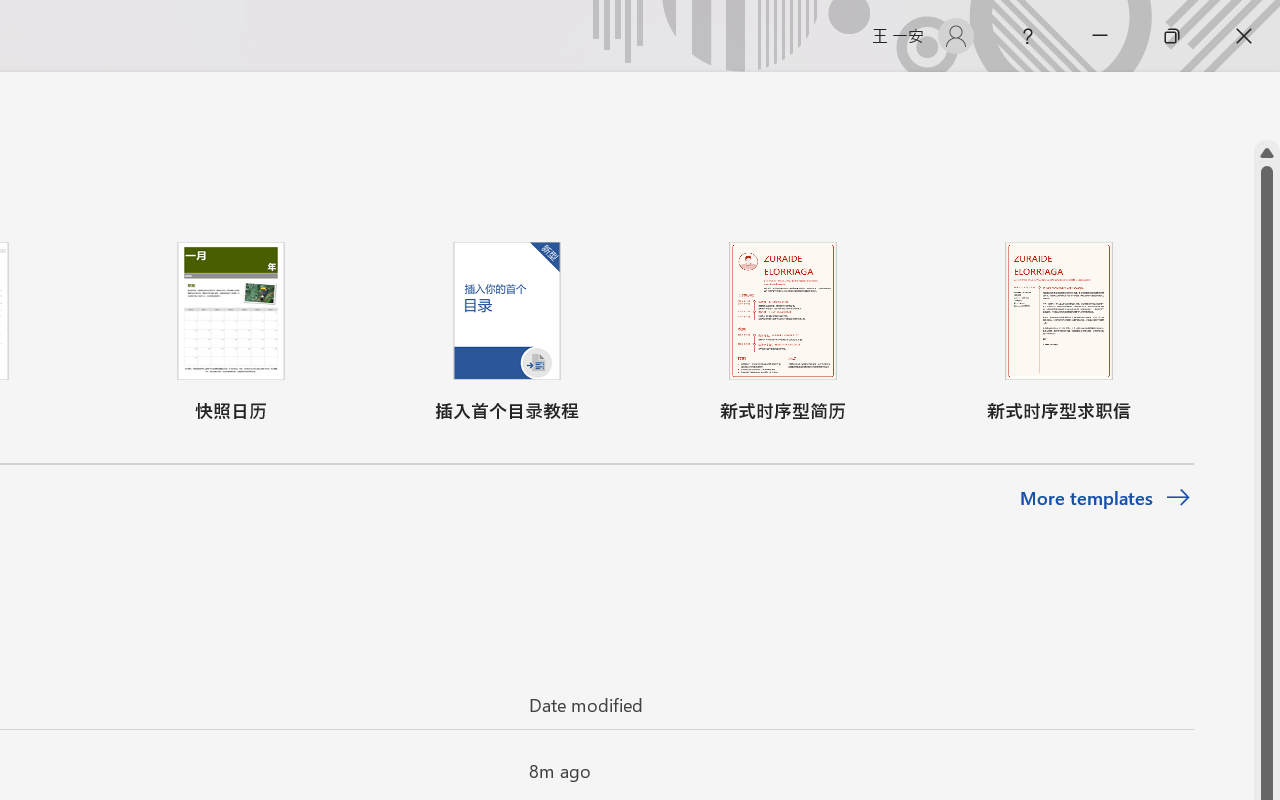 Image resolution: width=1280 pixels, height=800 pixels. I want to click on 'Close', so click(1243, 35).